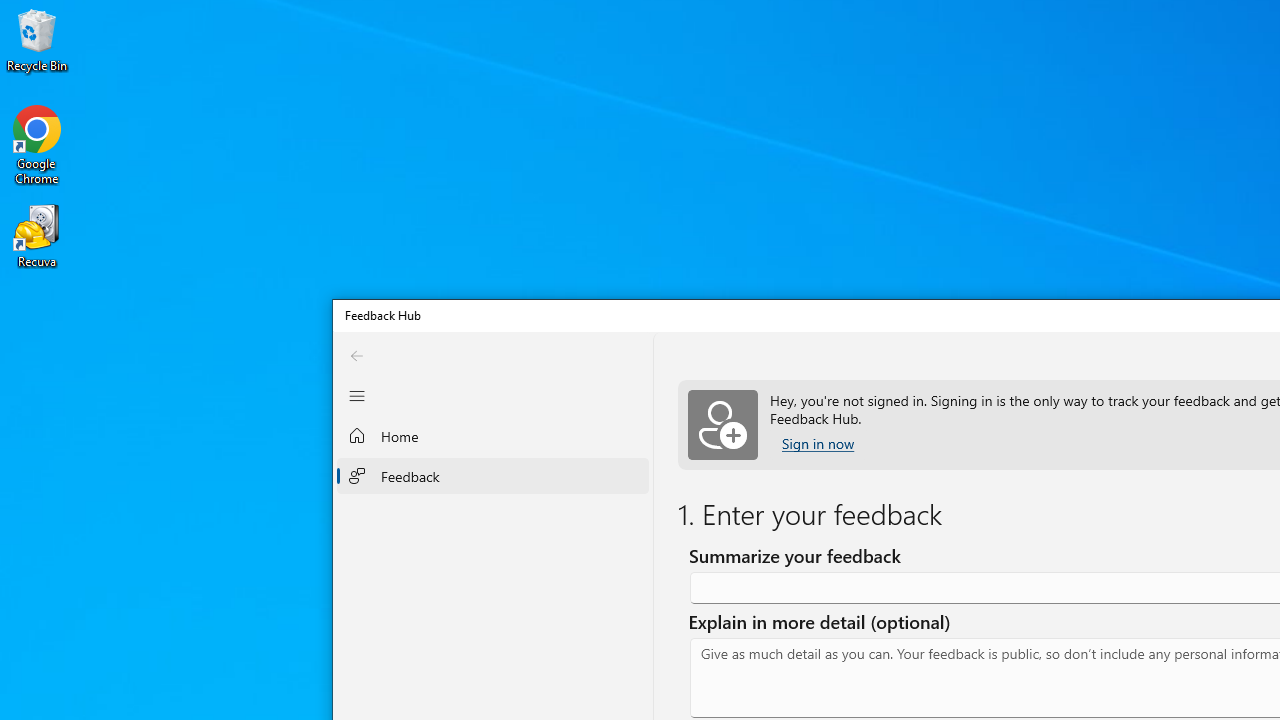  Describe the element at coordinates (818, 442) in the screenshot. I see `'Sign in now'` at that location.